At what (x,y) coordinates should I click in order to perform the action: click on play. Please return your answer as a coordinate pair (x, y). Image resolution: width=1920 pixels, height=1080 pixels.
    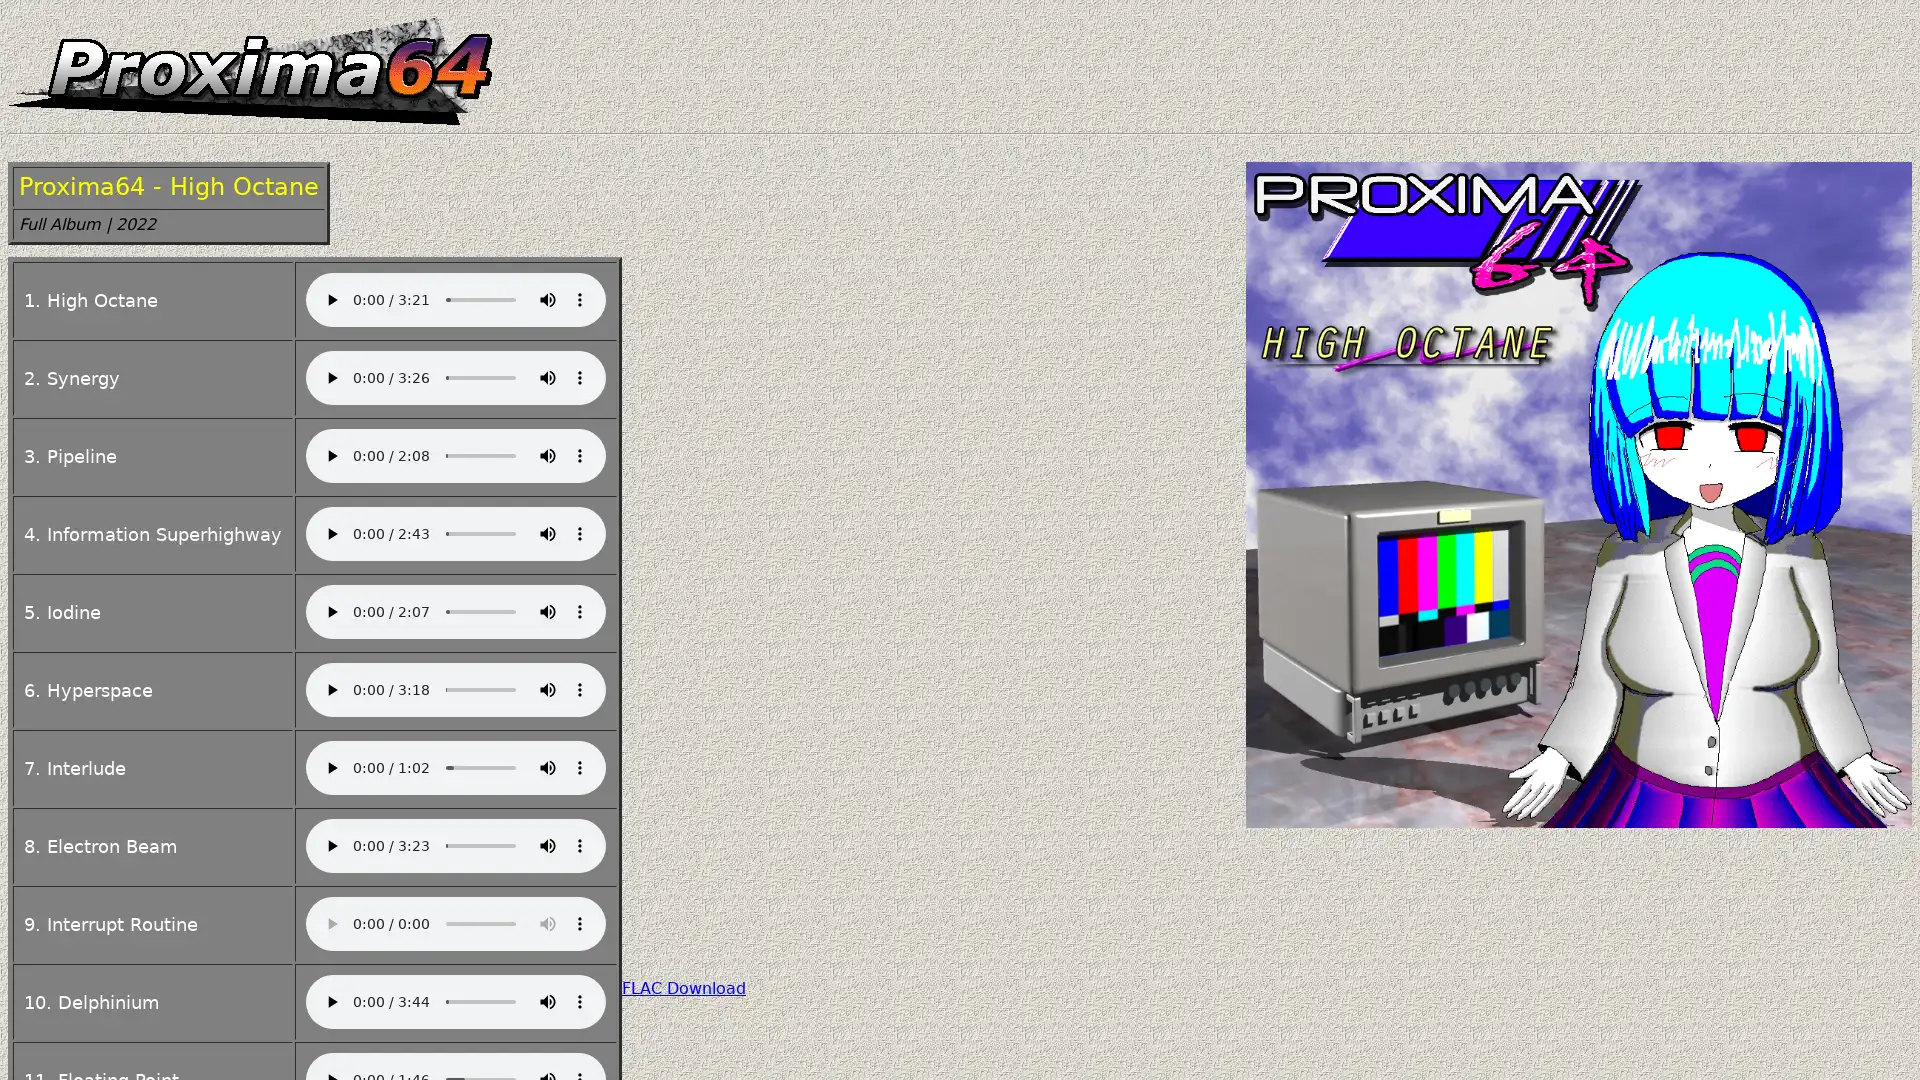
    Looking at the image, I should click on (331, 611).